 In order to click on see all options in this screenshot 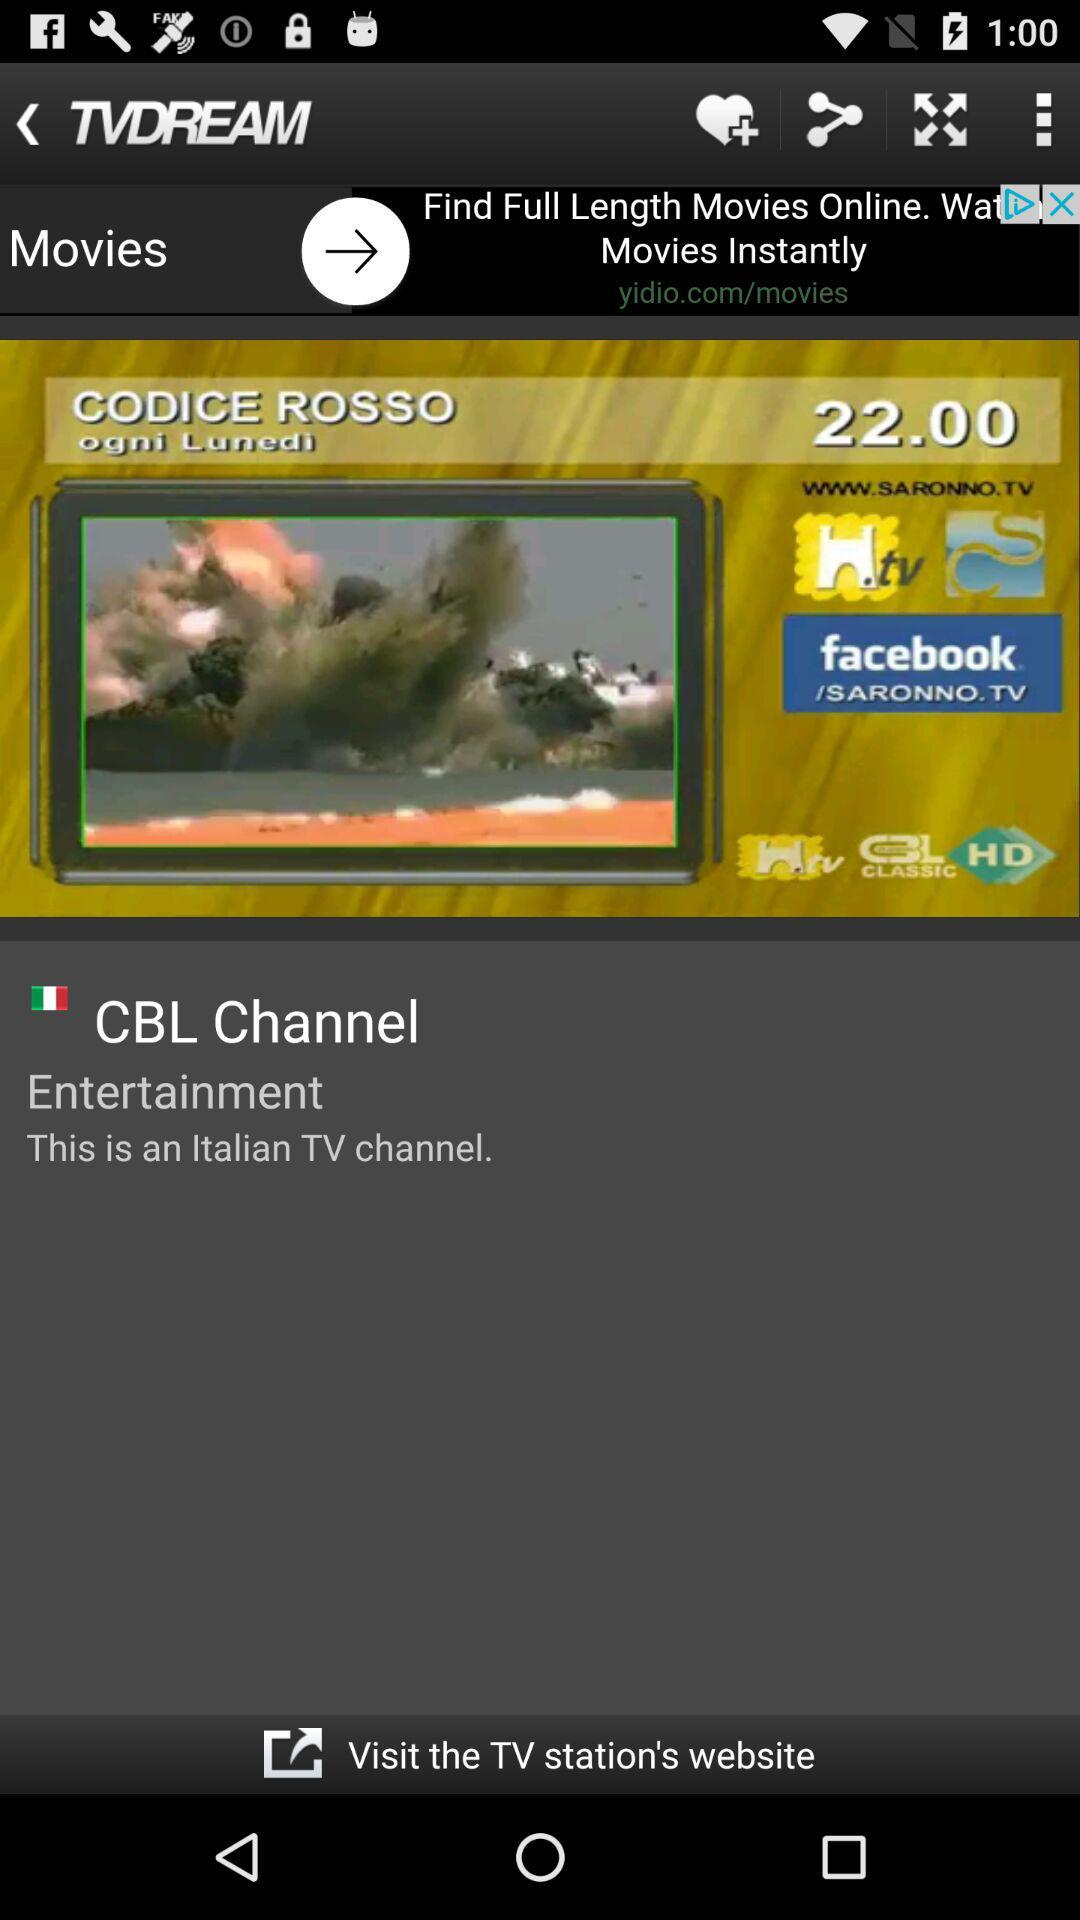, I will do `click(1042, 118)`.